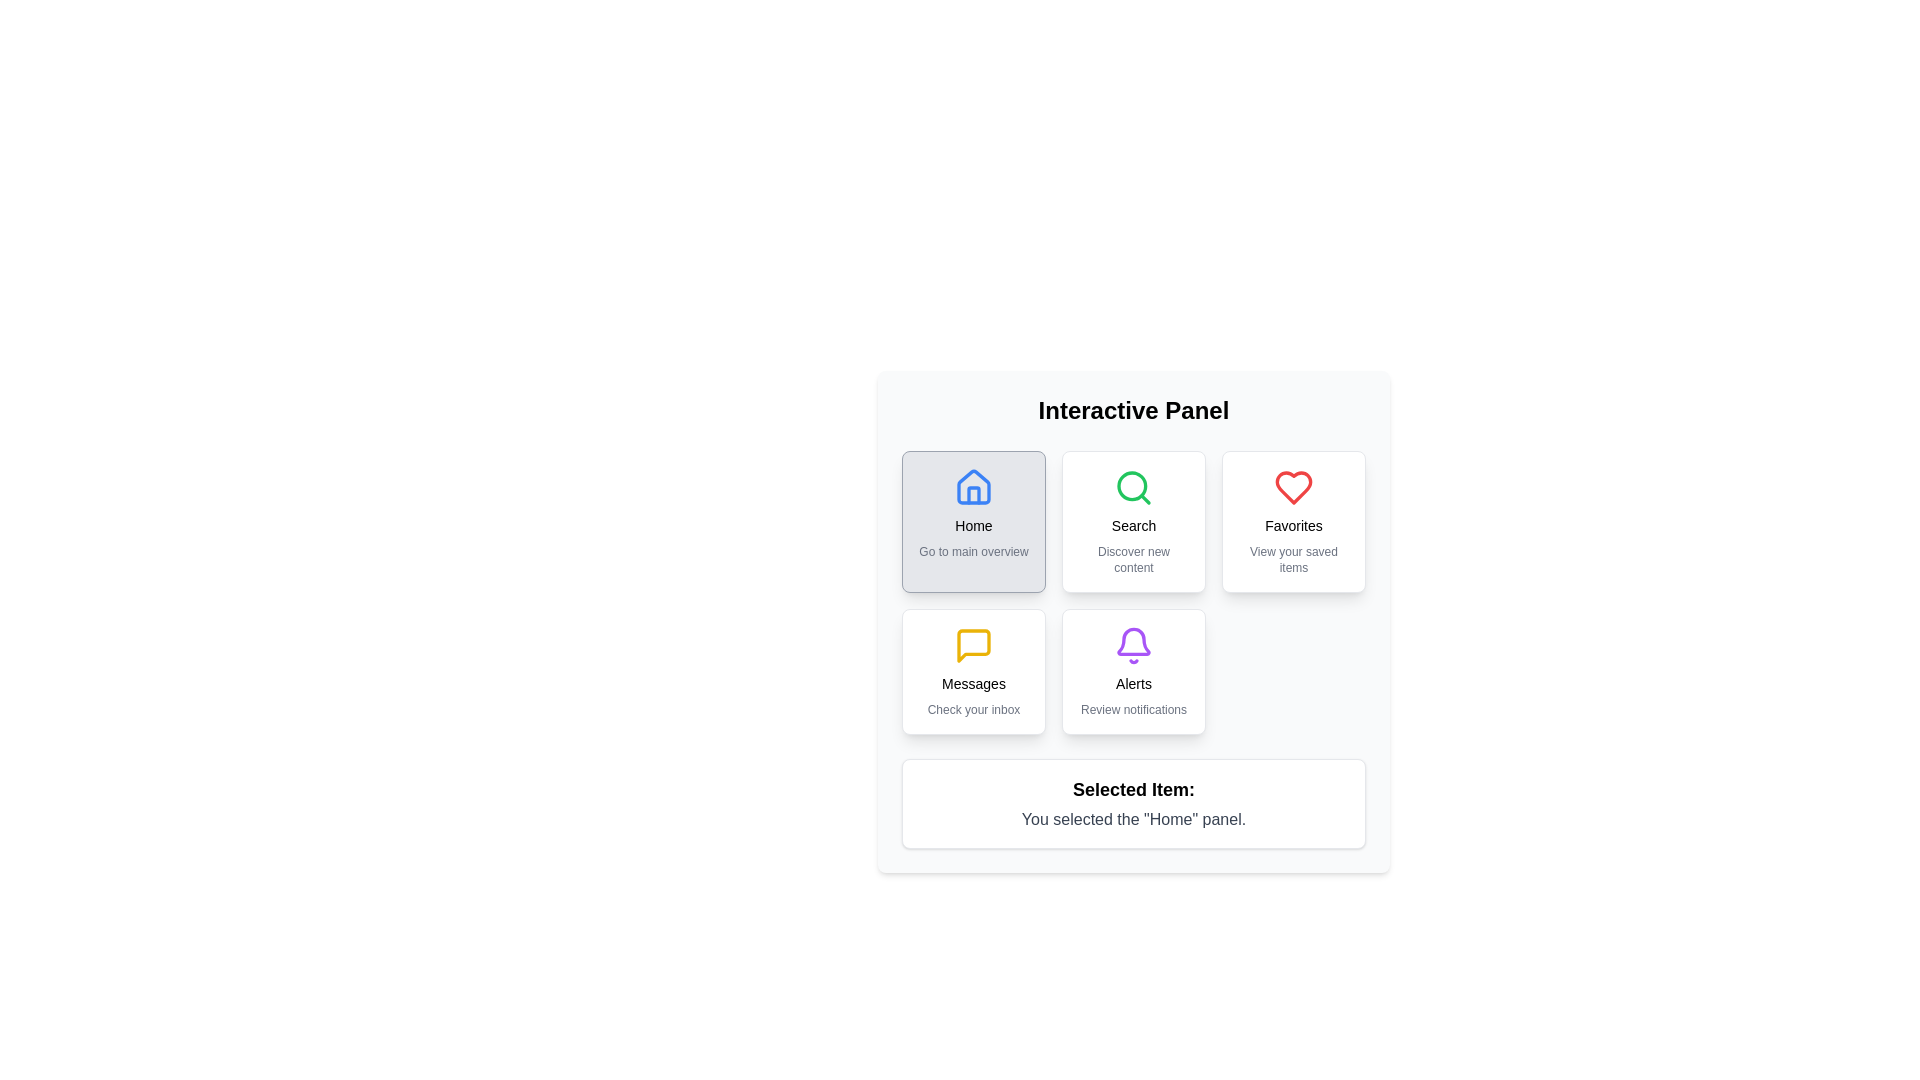 The image size is (1920, 1080). I want to click on the decorative graphic element representing the lens of the magnifying glass in the 'Search' icon, located in the top row of the grid within the 'Interactive Panel', so click(1132, 486).